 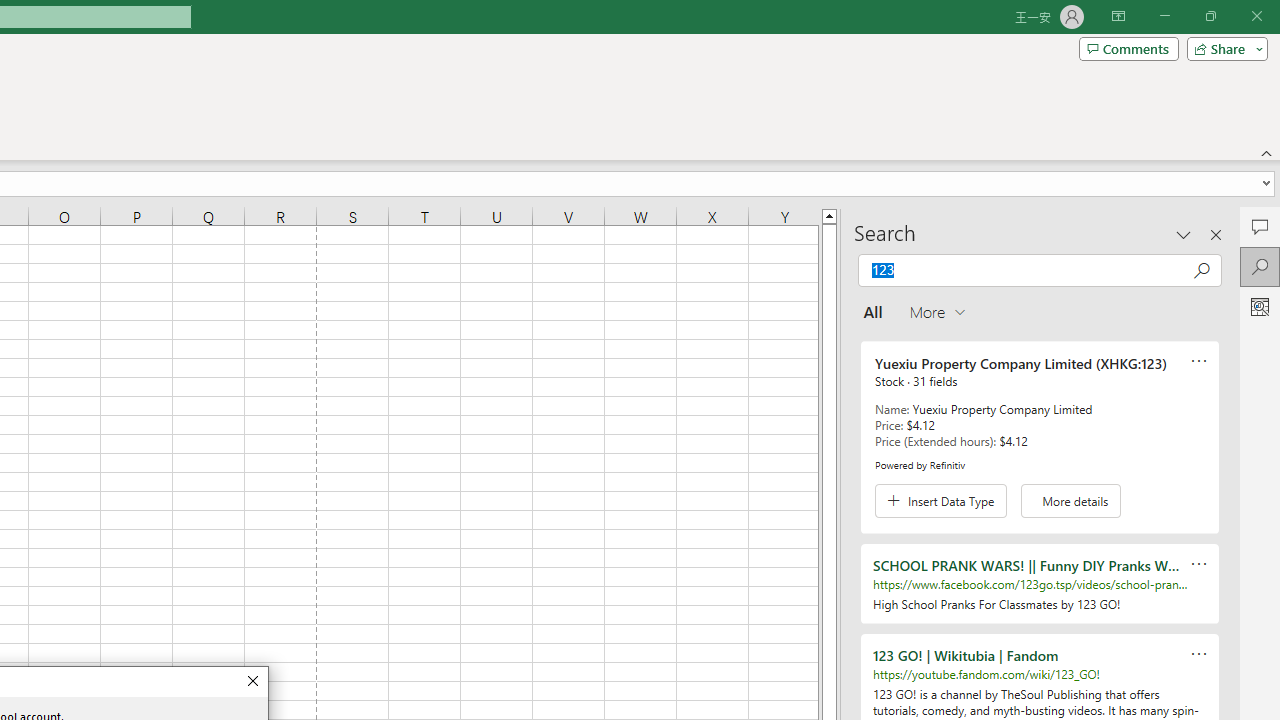 What do you see at coordinates (251, 680) in the screenshot?
I see `'Close'` at bounding box center [251, 680].